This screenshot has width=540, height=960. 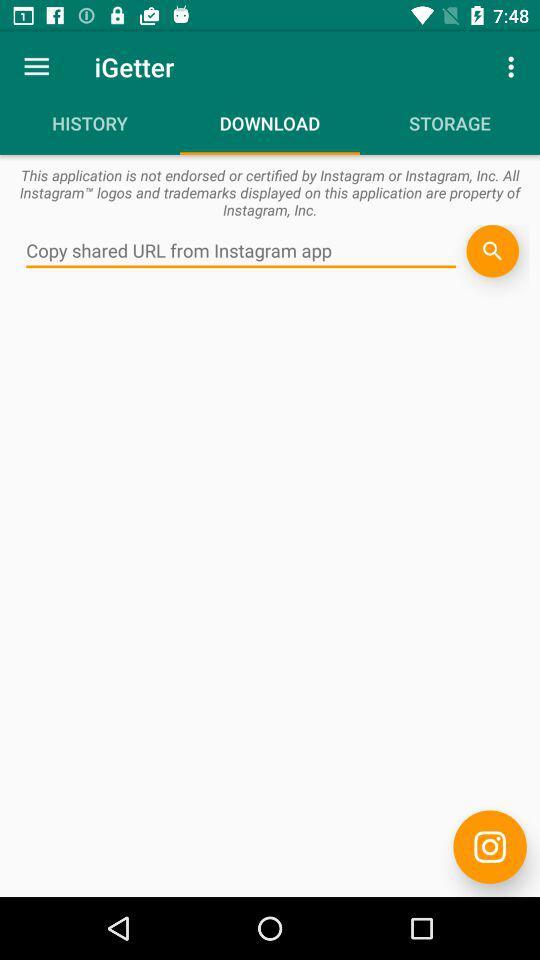 I want to click on the photo icon, so click(x=489, y=846).